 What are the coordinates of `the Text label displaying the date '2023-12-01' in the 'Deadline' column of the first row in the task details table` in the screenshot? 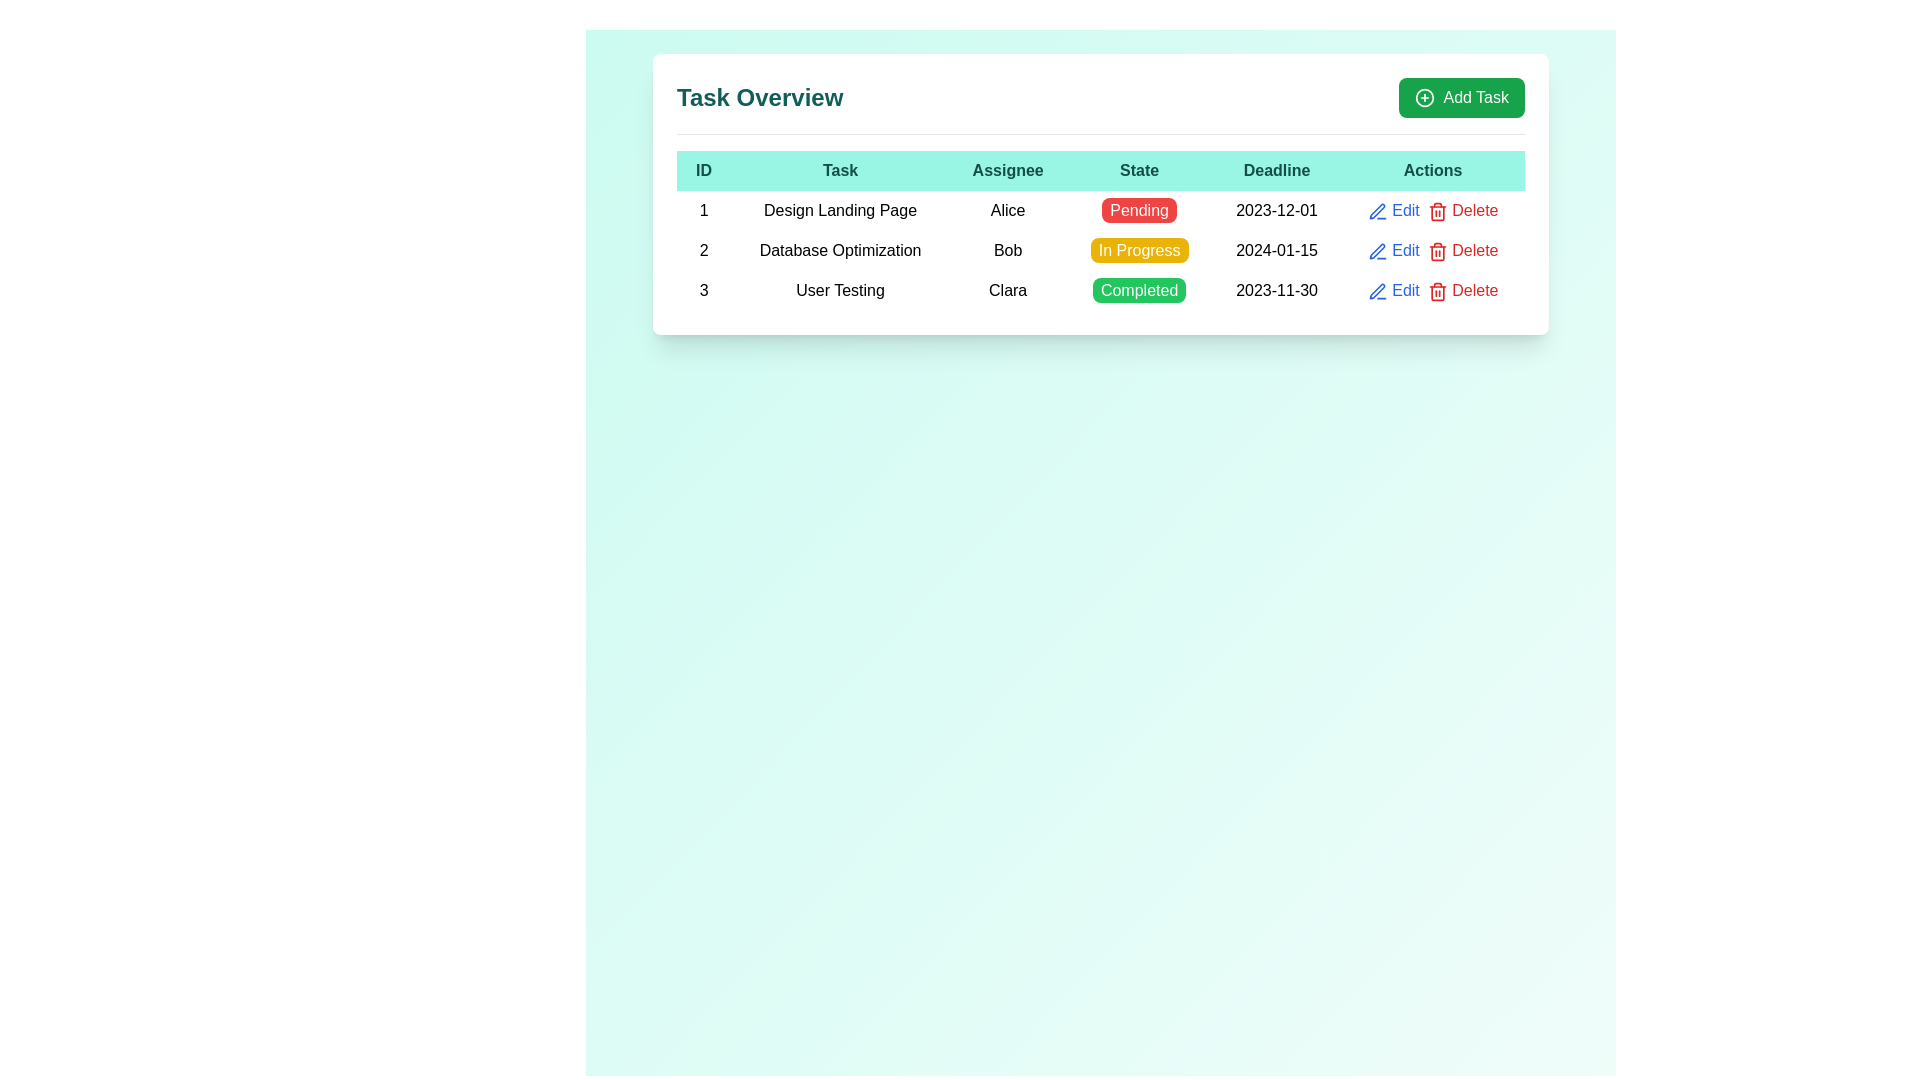 It's located at (1275, 211).